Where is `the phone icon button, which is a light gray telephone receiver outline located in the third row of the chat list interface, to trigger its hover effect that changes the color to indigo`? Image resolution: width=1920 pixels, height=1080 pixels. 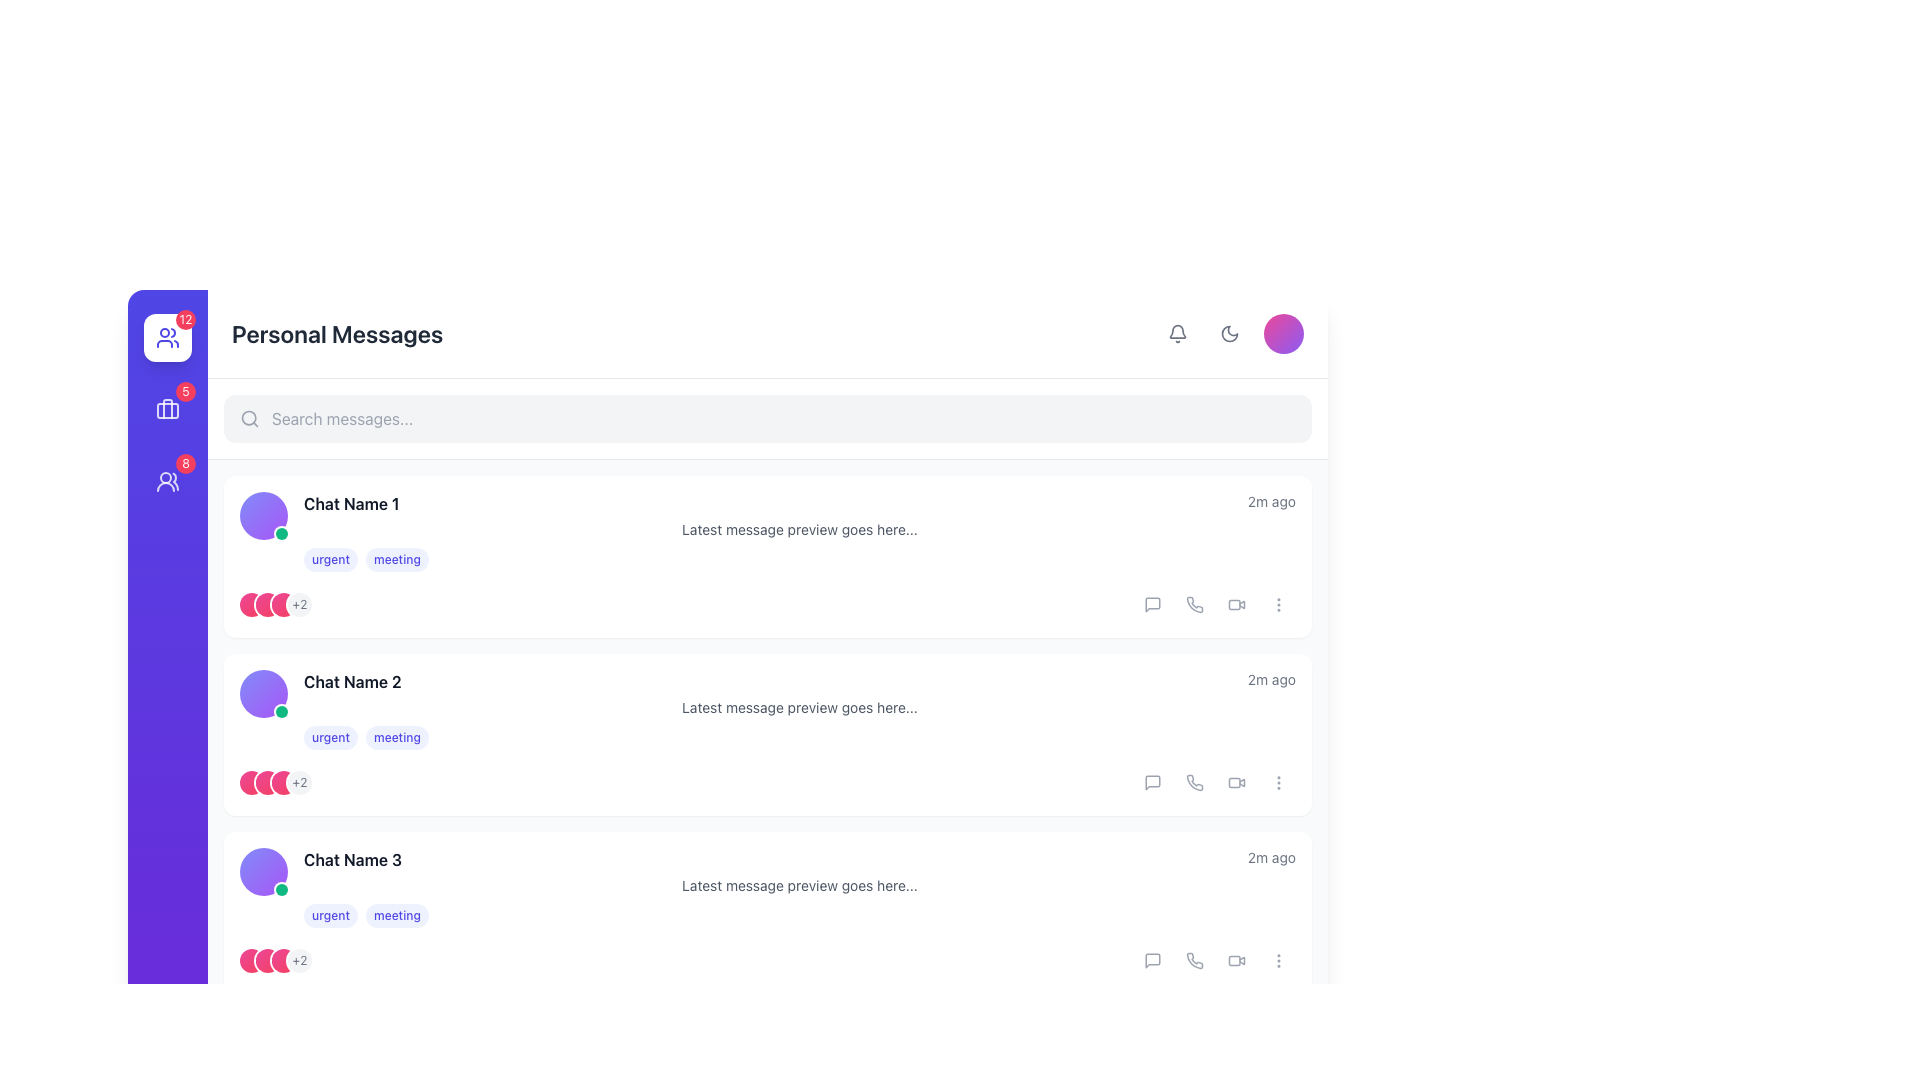
the phone icon button, which is a light gray telephone receiver outline located in the third row of the chat list interface, to trigger its hover effect that changes the color to indigo is located at coordinates (1195, 782).